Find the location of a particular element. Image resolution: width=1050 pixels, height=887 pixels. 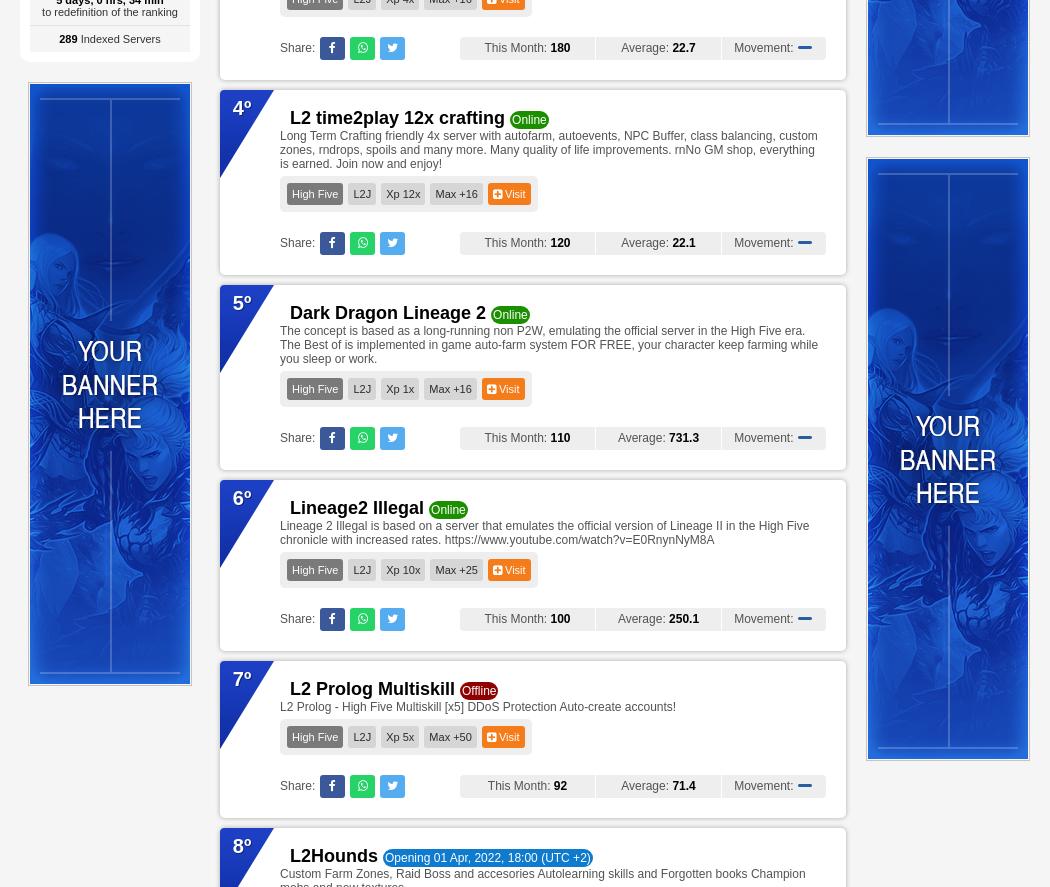

'L2 time2play 12x crafting' is located at coordinates (397, 117).